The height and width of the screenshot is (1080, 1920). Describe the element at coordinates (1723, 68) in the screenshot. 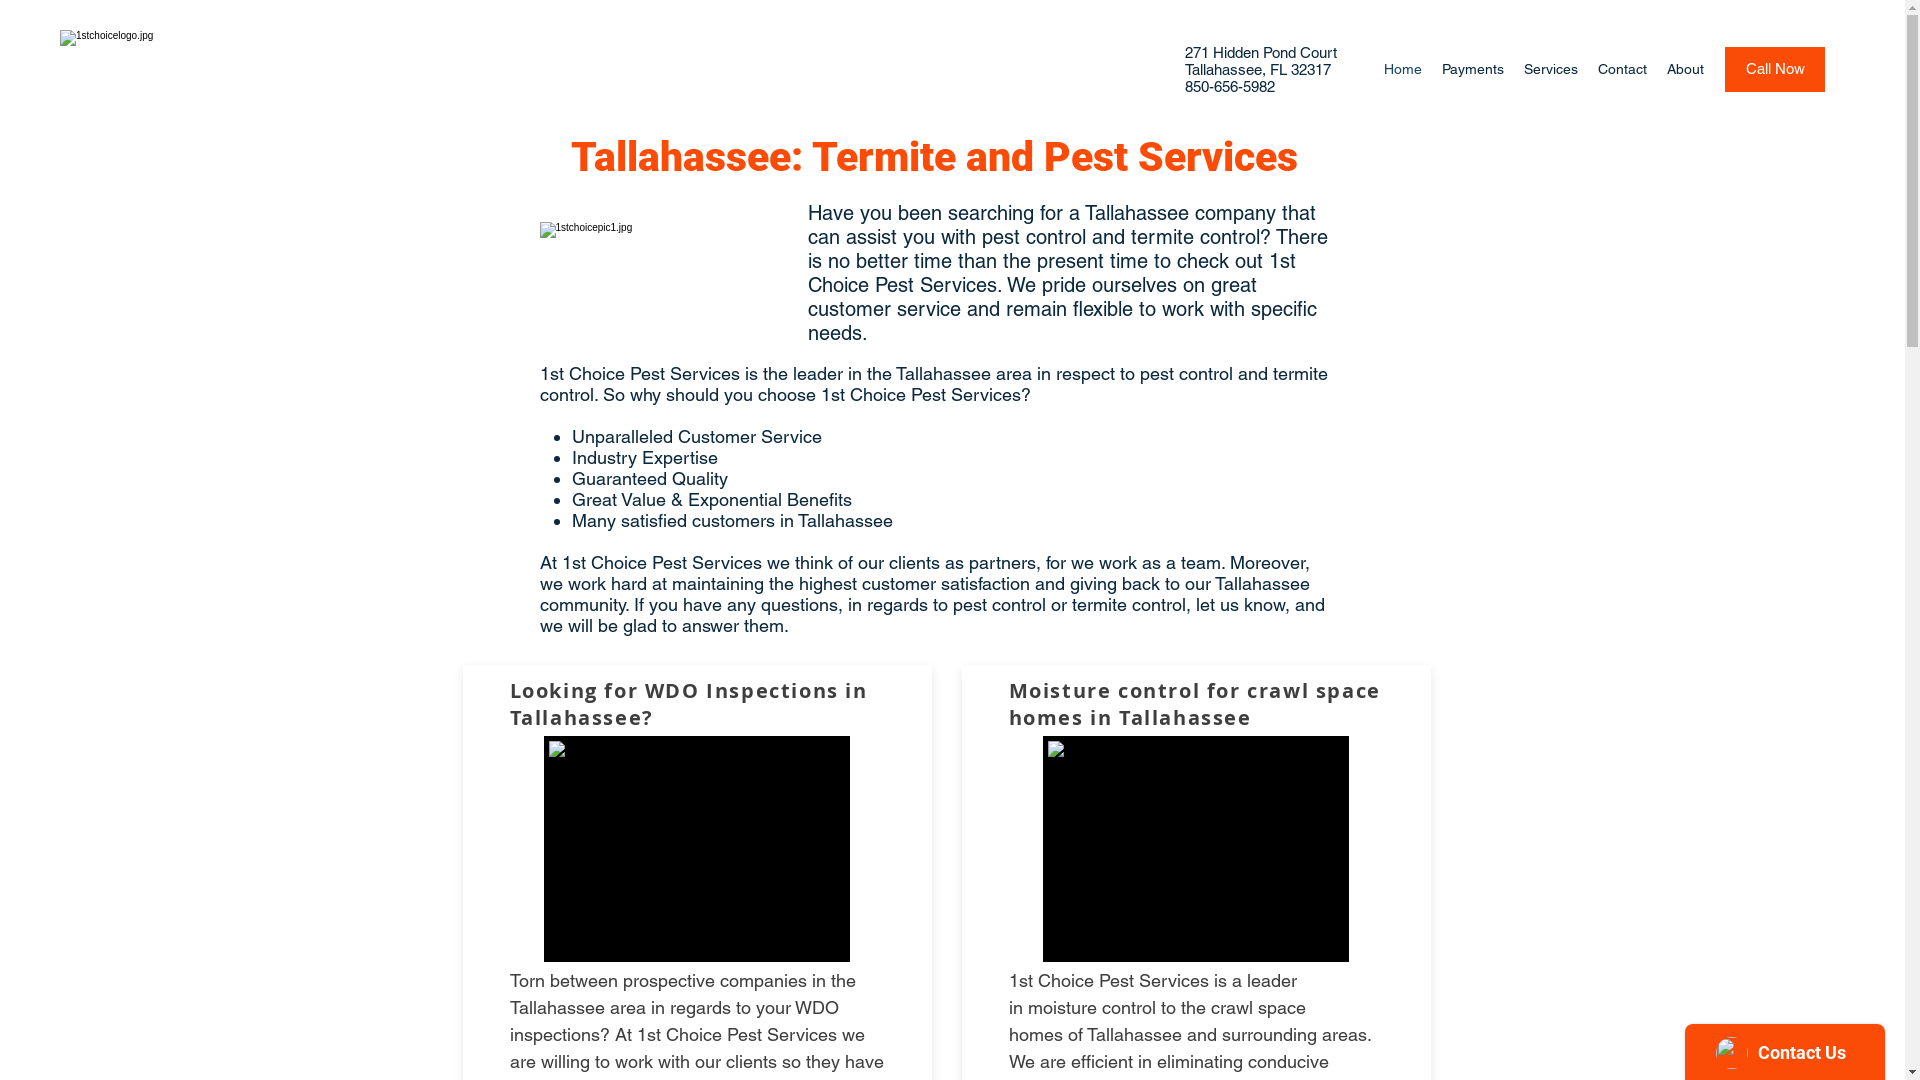

I see `'Call Now'` at that location.